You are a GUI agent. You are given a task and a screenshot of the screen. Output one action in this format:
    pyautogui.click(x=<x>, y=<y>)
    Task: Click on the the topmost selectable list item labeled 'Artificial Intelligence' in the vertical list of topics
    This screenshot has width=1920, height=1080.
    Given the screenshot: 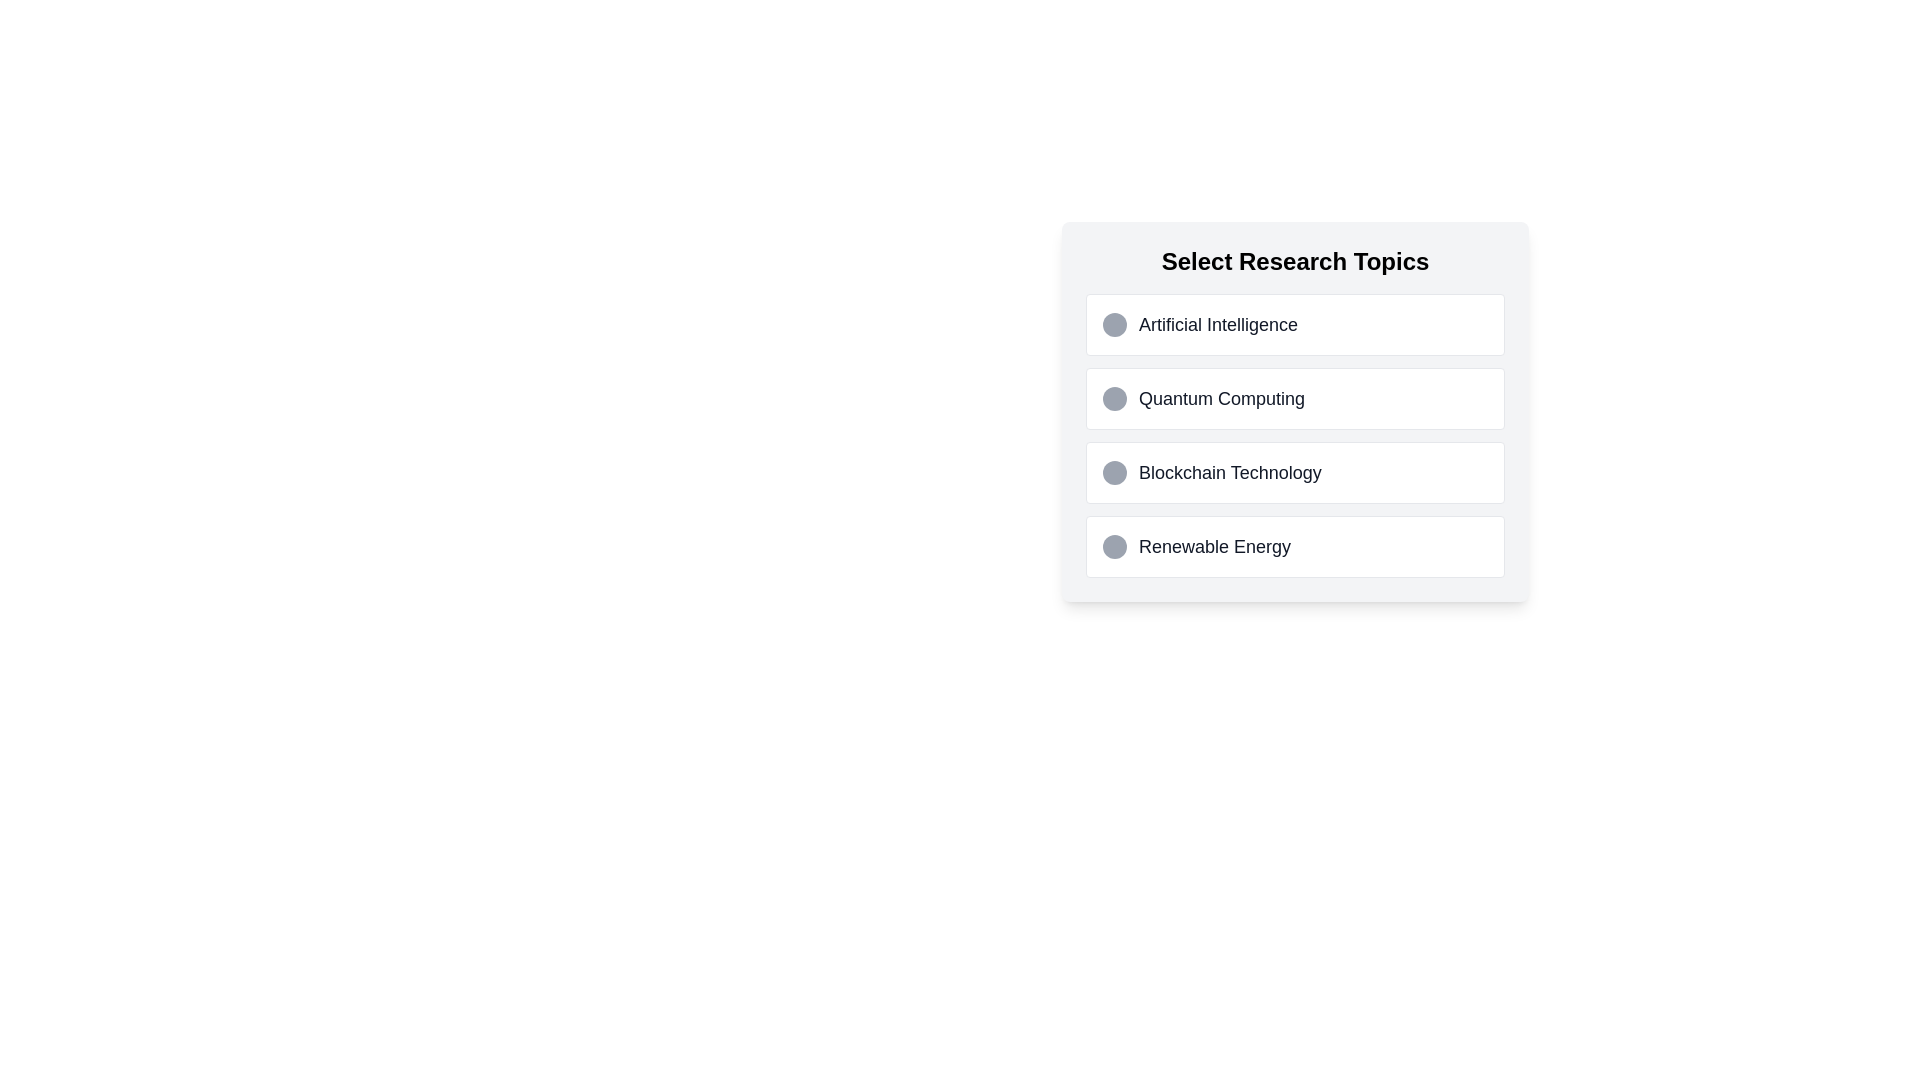 What is the action you would take?
    pyautogui.click(x=1200, y=323)
    